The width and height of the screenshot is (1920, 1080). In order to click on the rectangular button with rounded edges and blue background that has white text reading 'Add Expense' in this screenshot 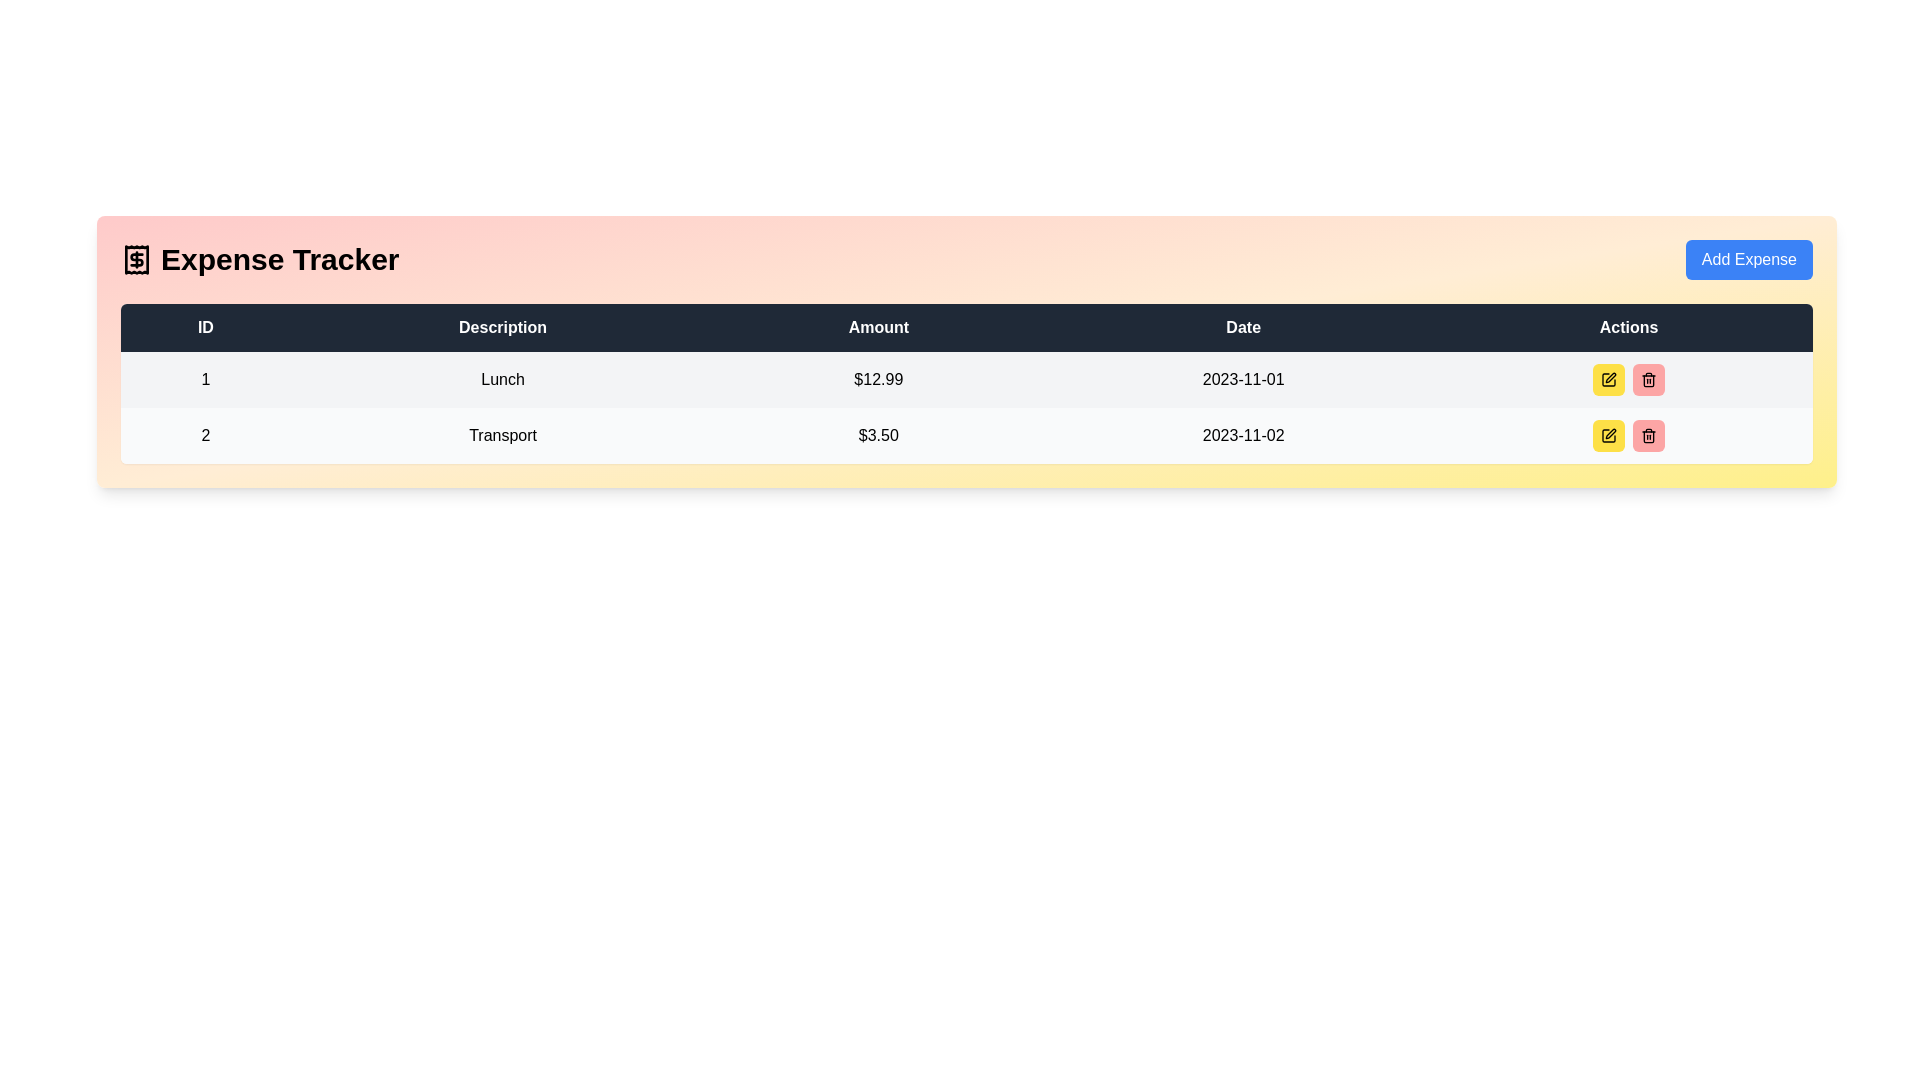, I will do `click(1748, 258)`.